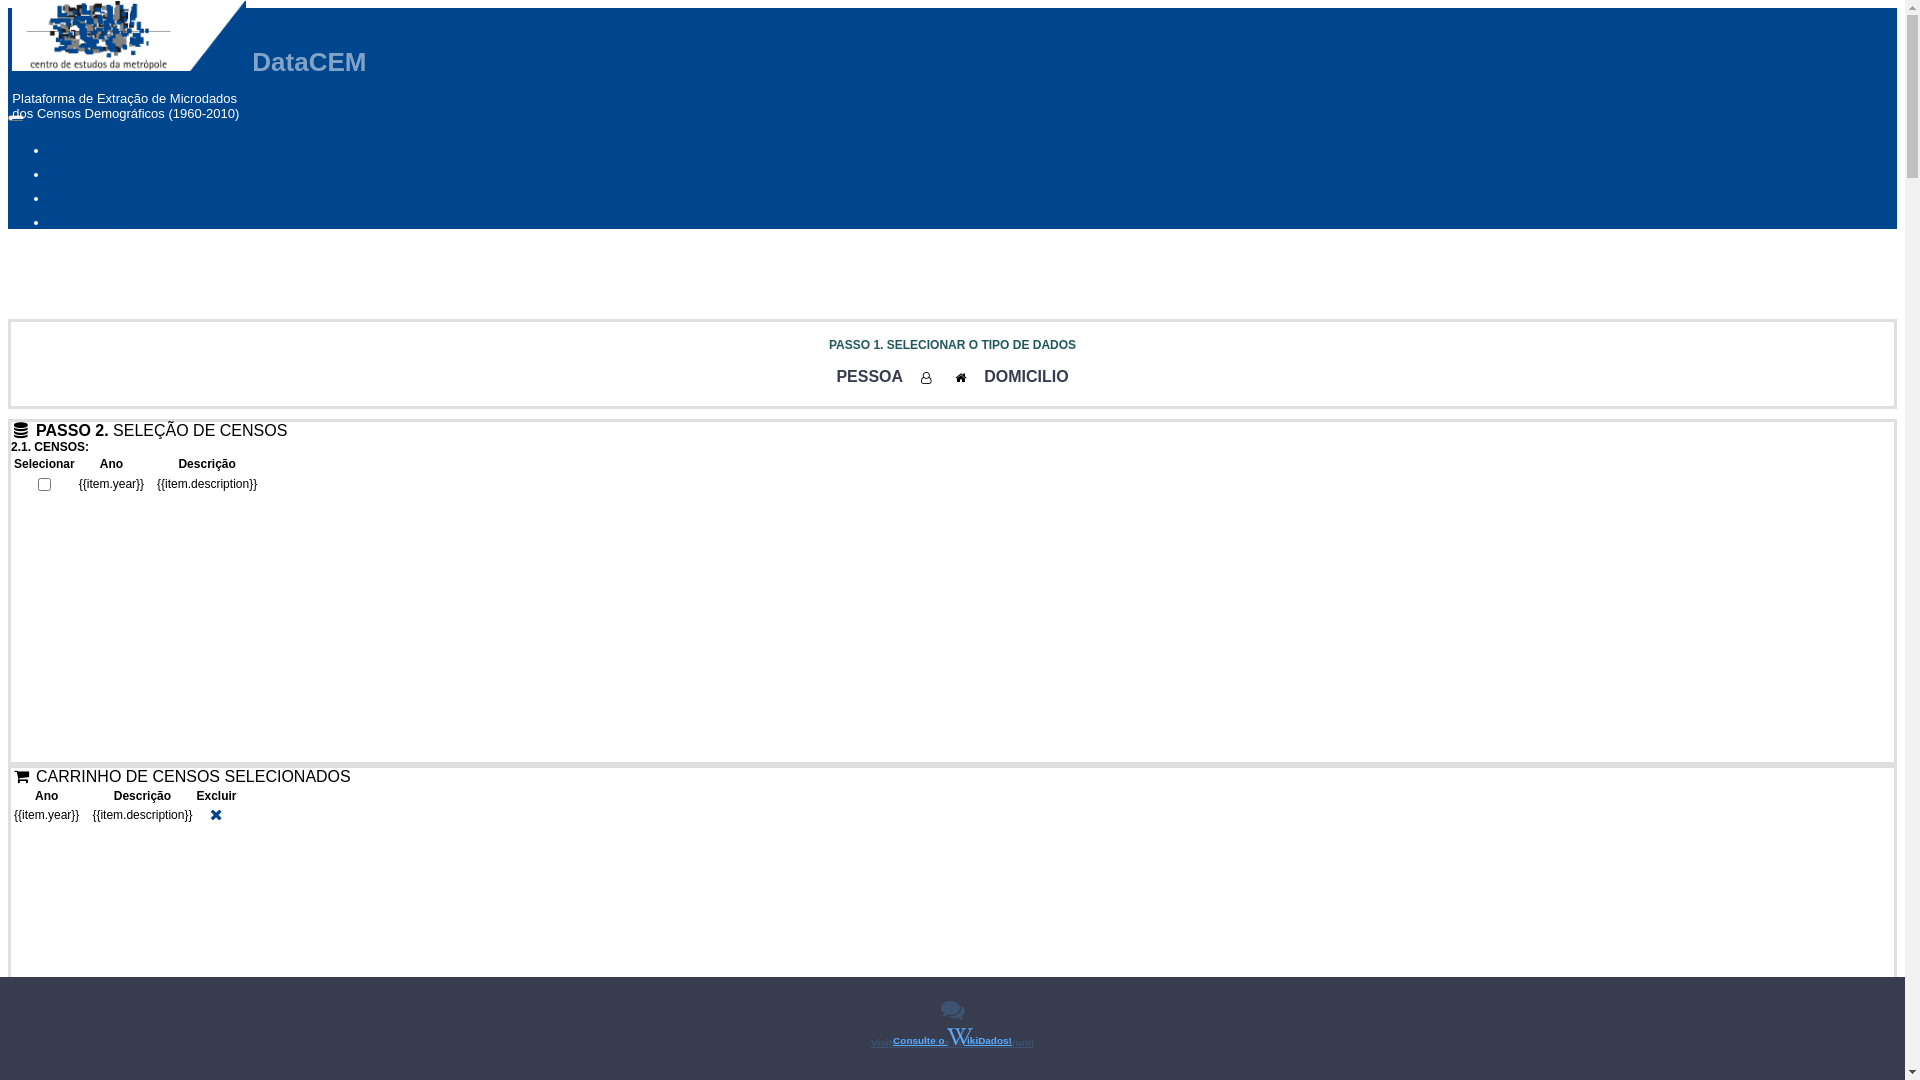 This screenshot has height=1080, width=1920. I want to click on 'Consulte o ikiDados!', so click(951, 1036).